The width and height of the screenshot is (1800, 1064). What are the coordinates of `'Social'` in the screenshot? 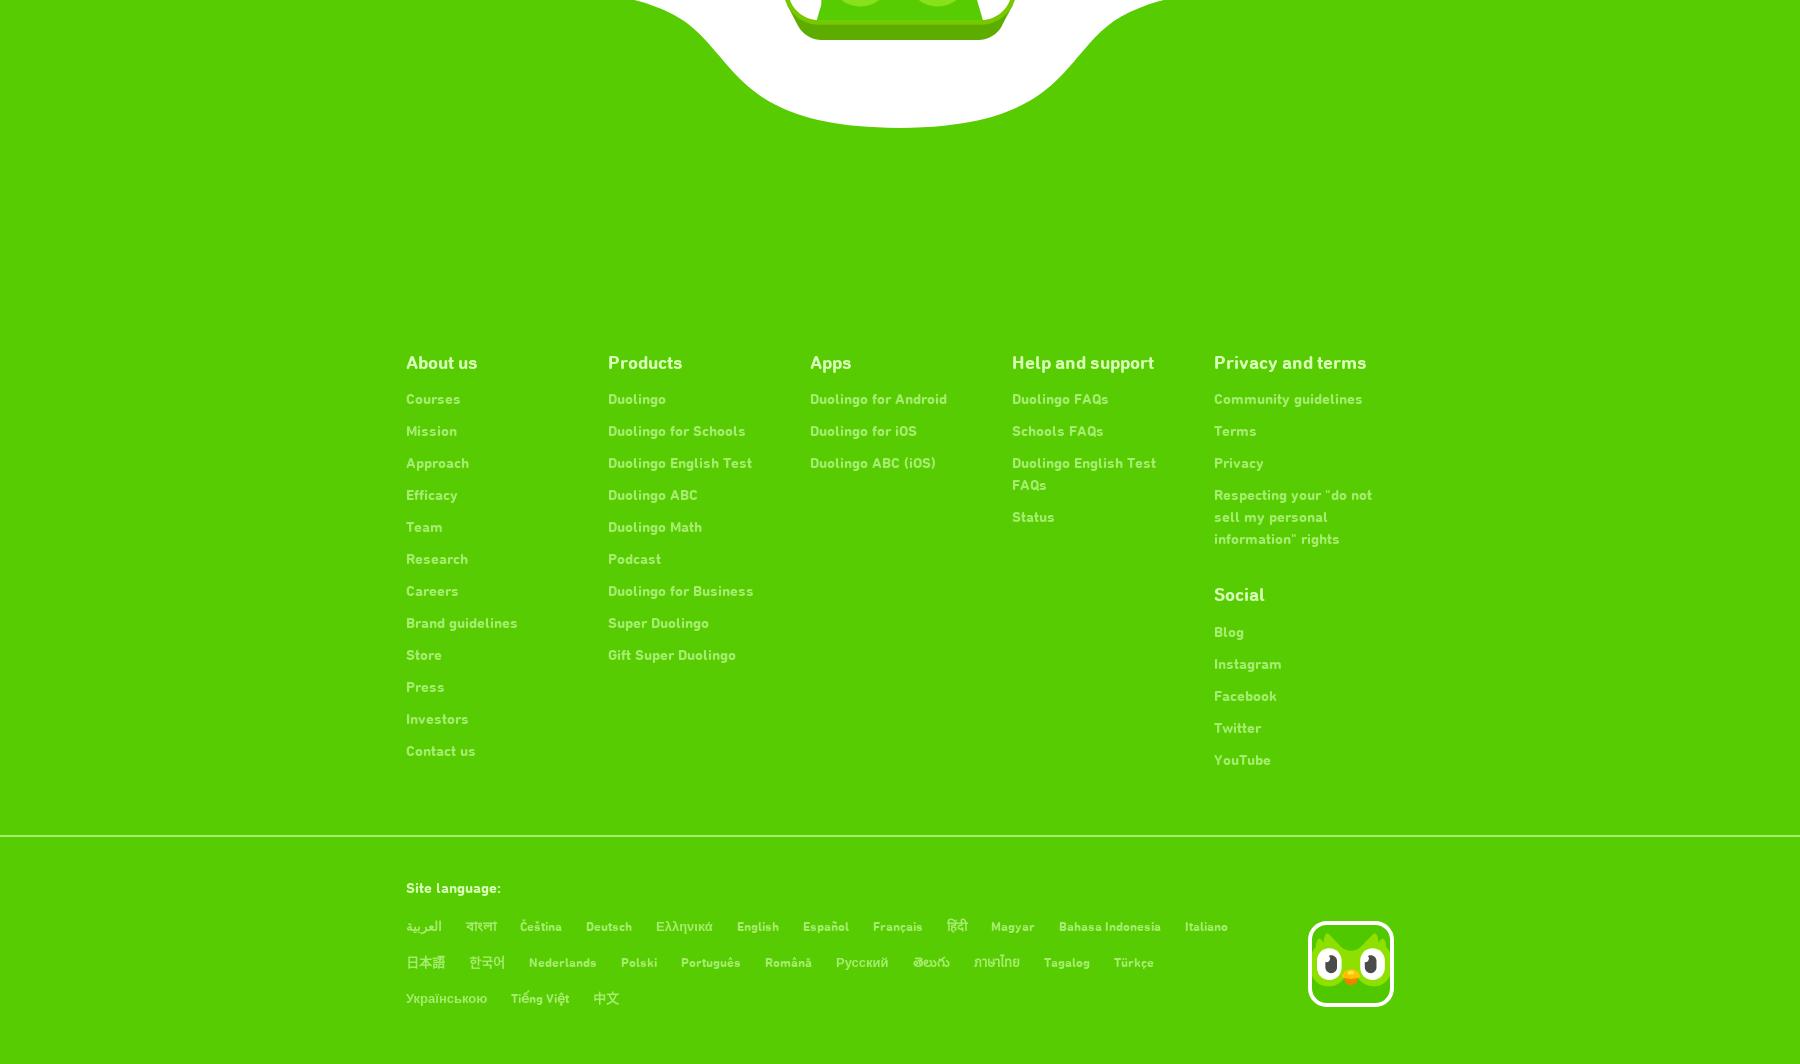 It's located at (1239, 594).